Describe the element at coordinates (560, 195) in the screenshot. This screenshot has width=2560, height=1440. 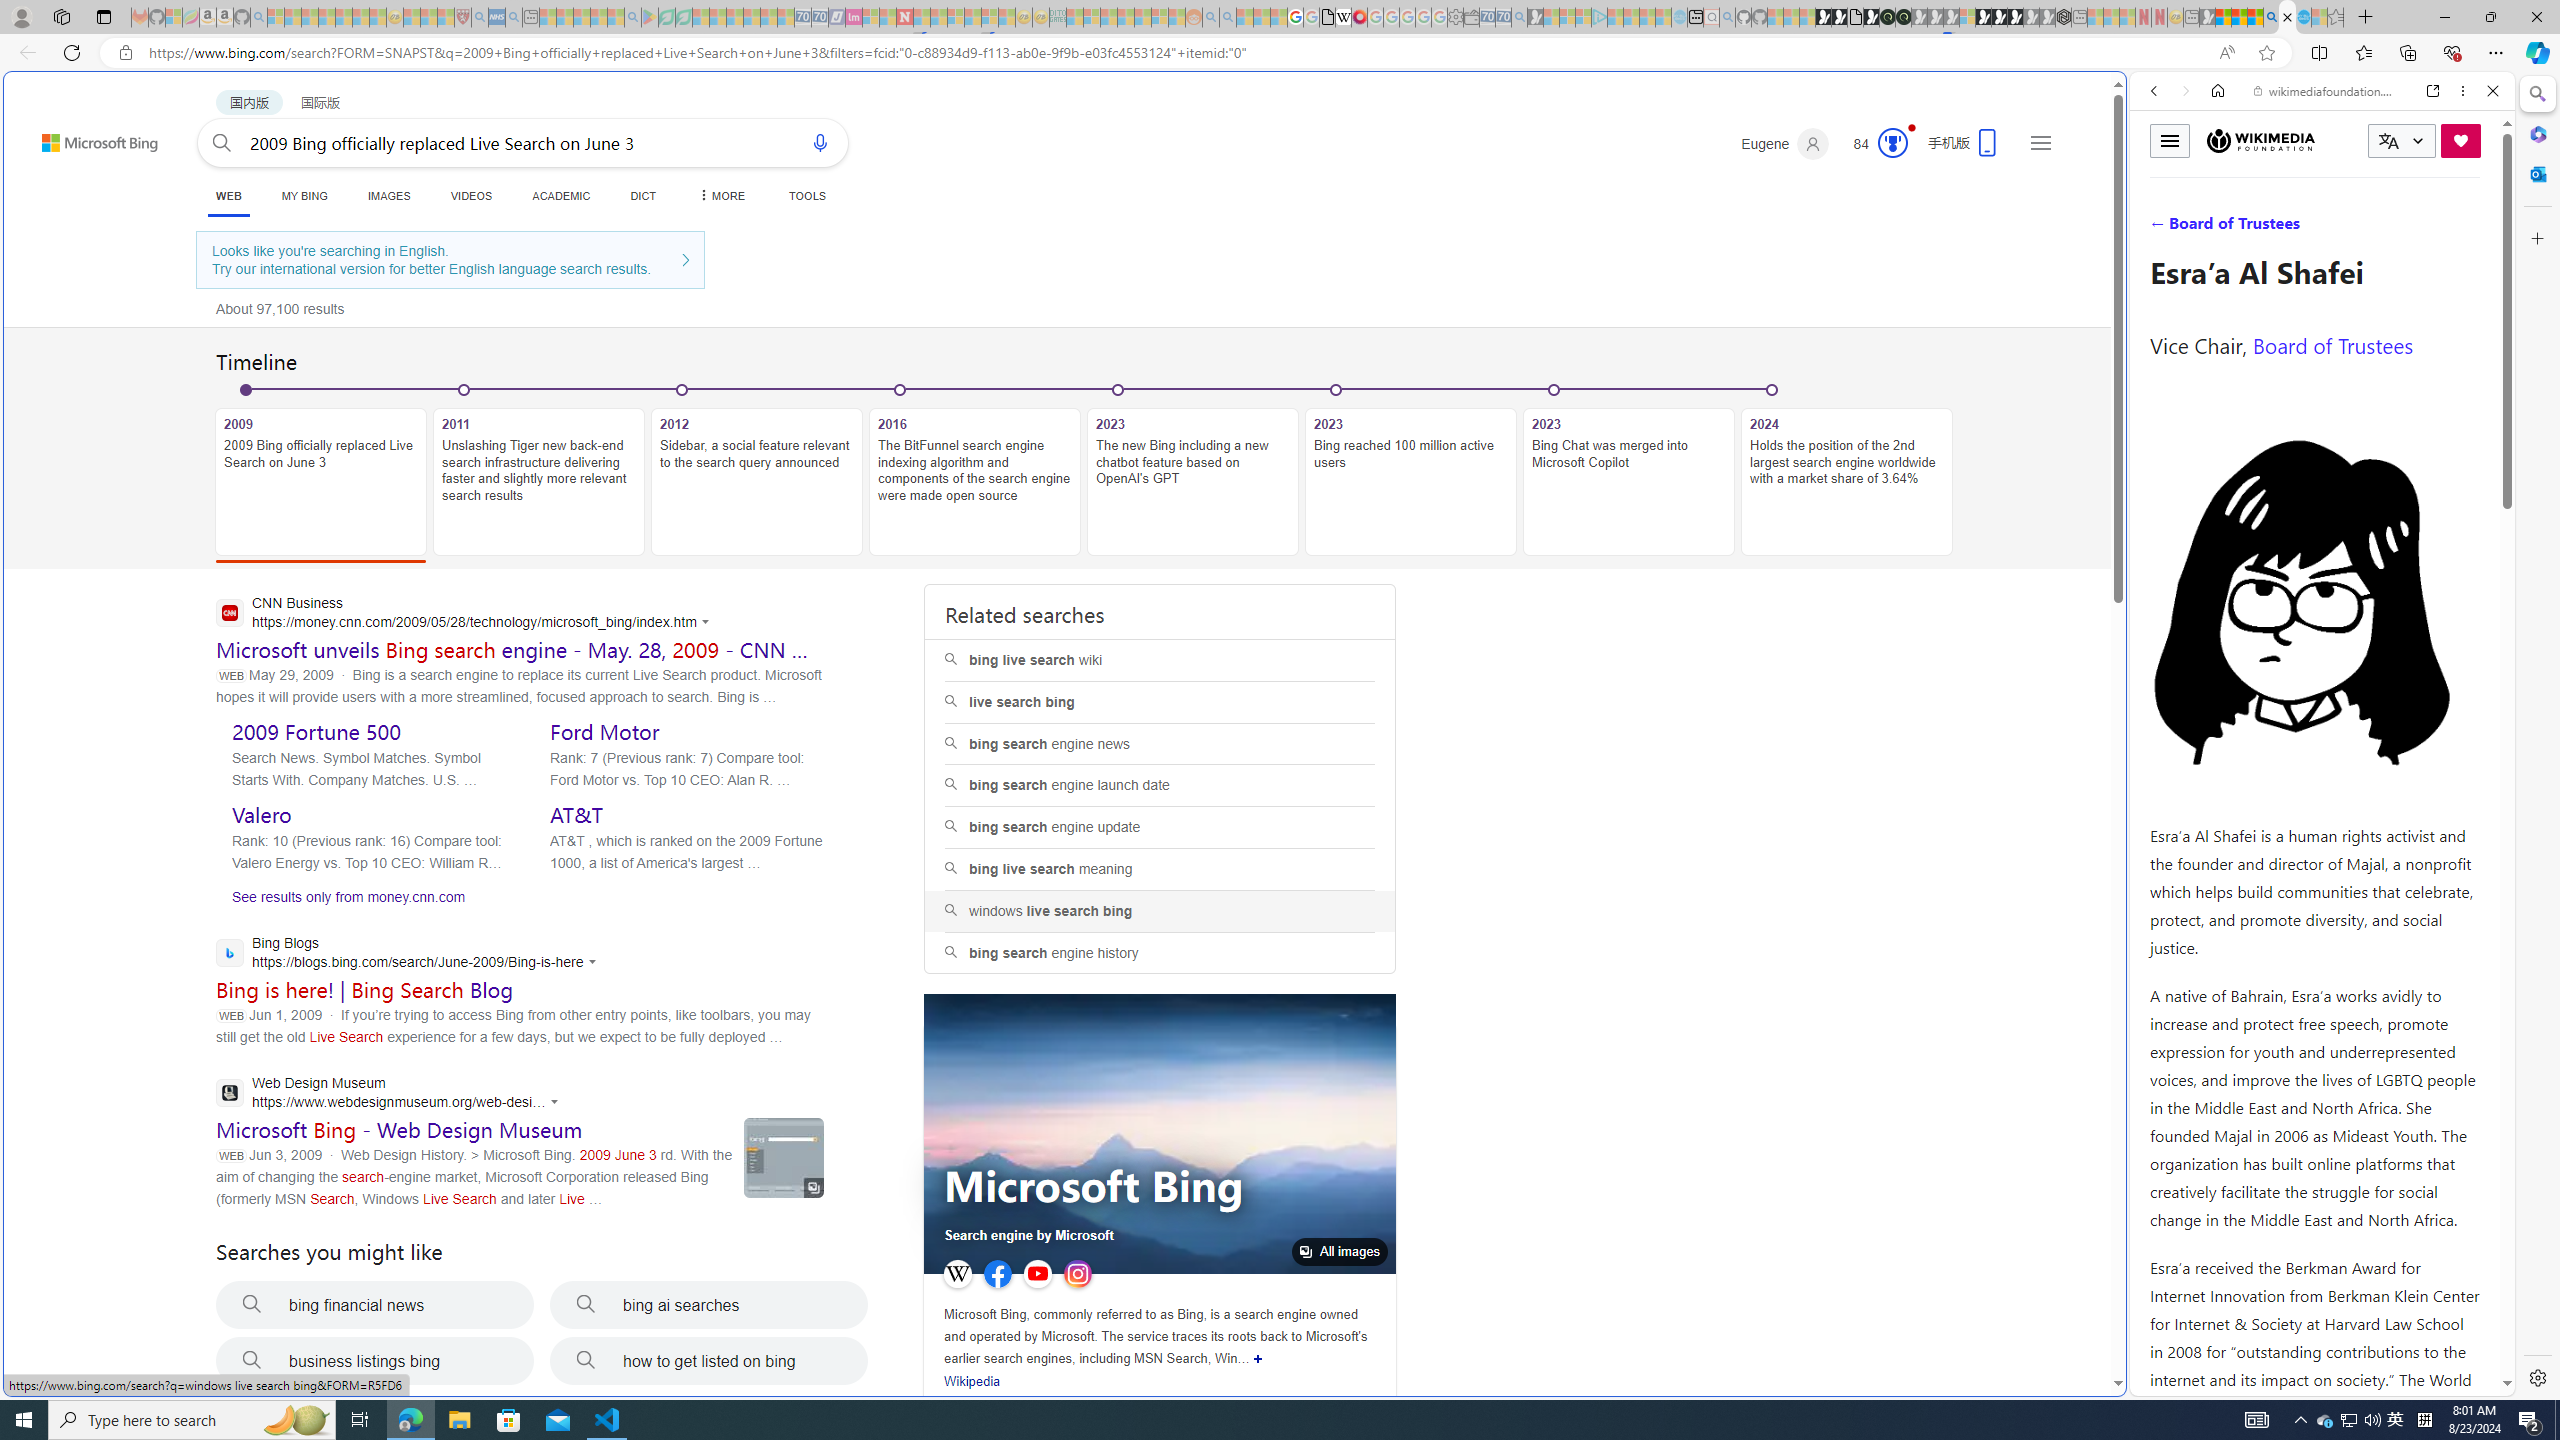
I see `'ACADEMIC'` at that location.